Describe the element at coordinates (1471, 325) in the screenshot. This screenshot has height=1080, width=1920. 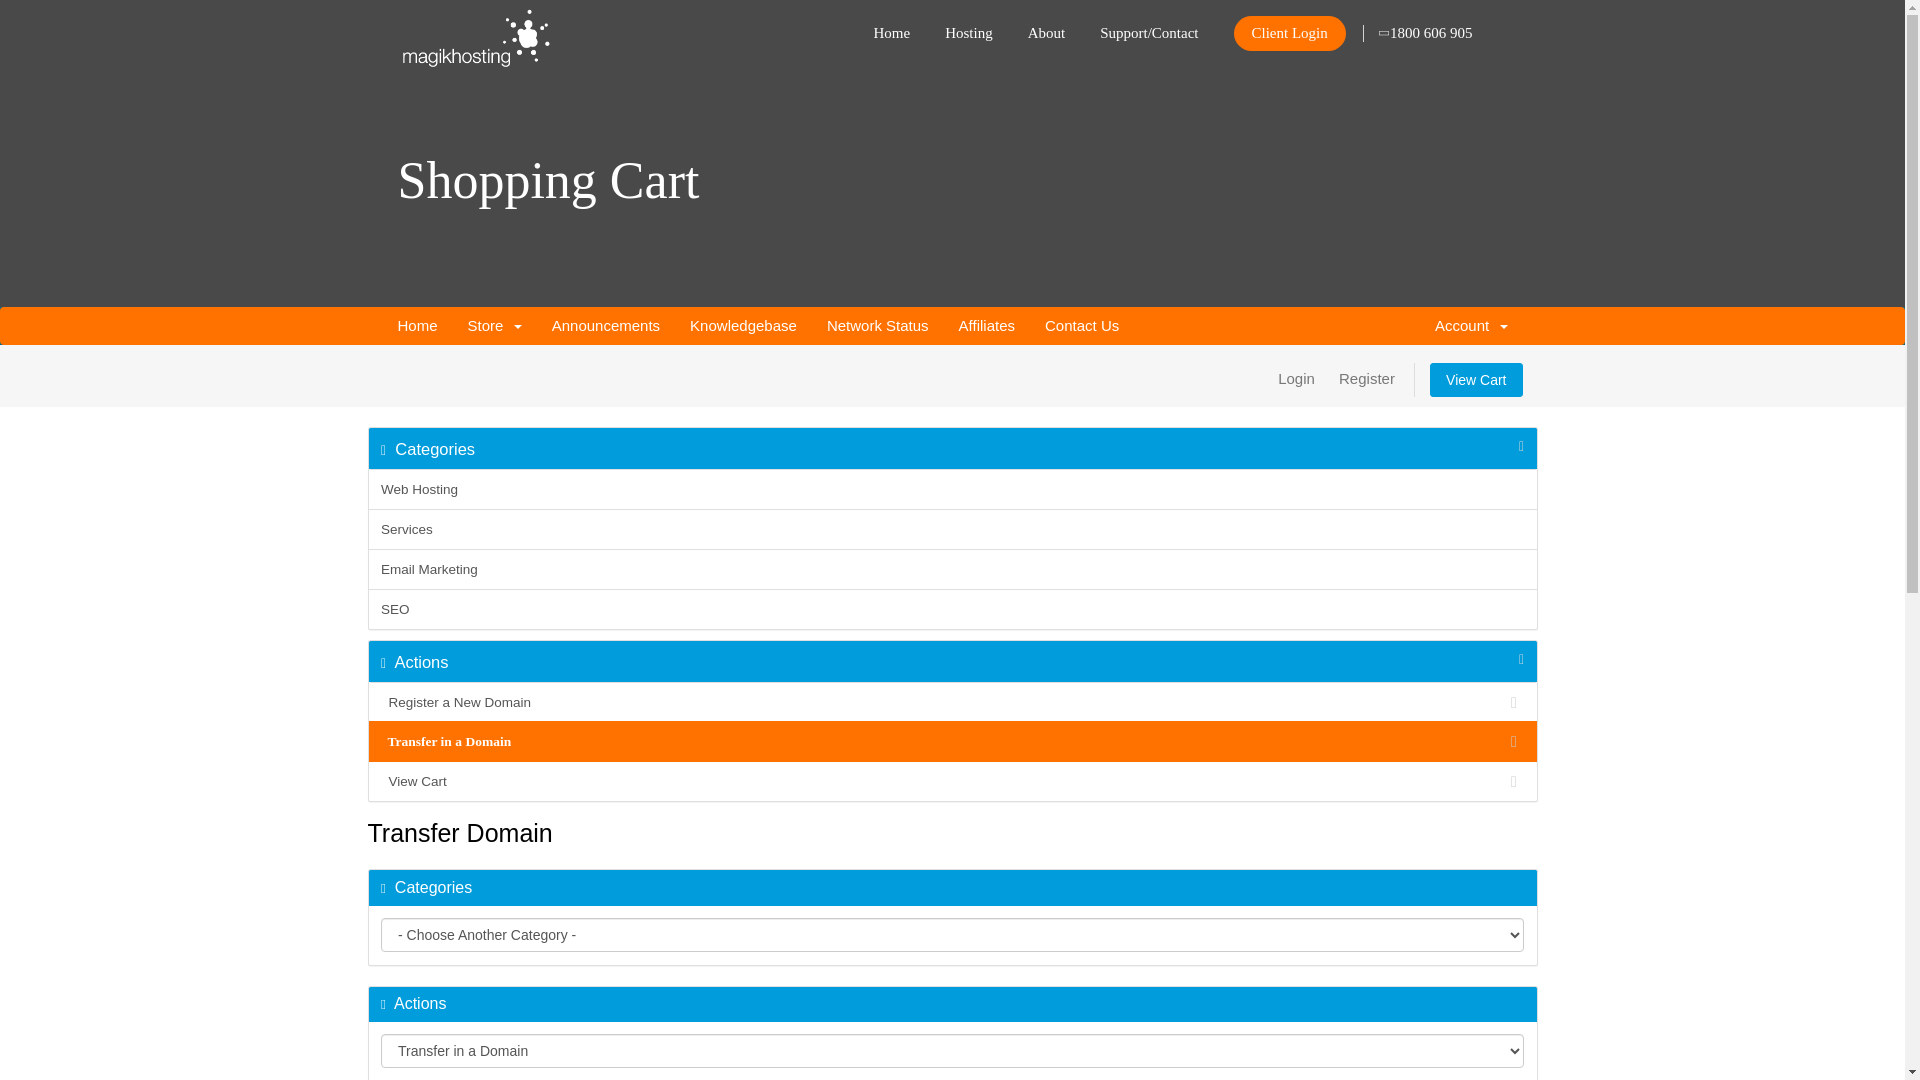
I see `'Account  '` at that location.